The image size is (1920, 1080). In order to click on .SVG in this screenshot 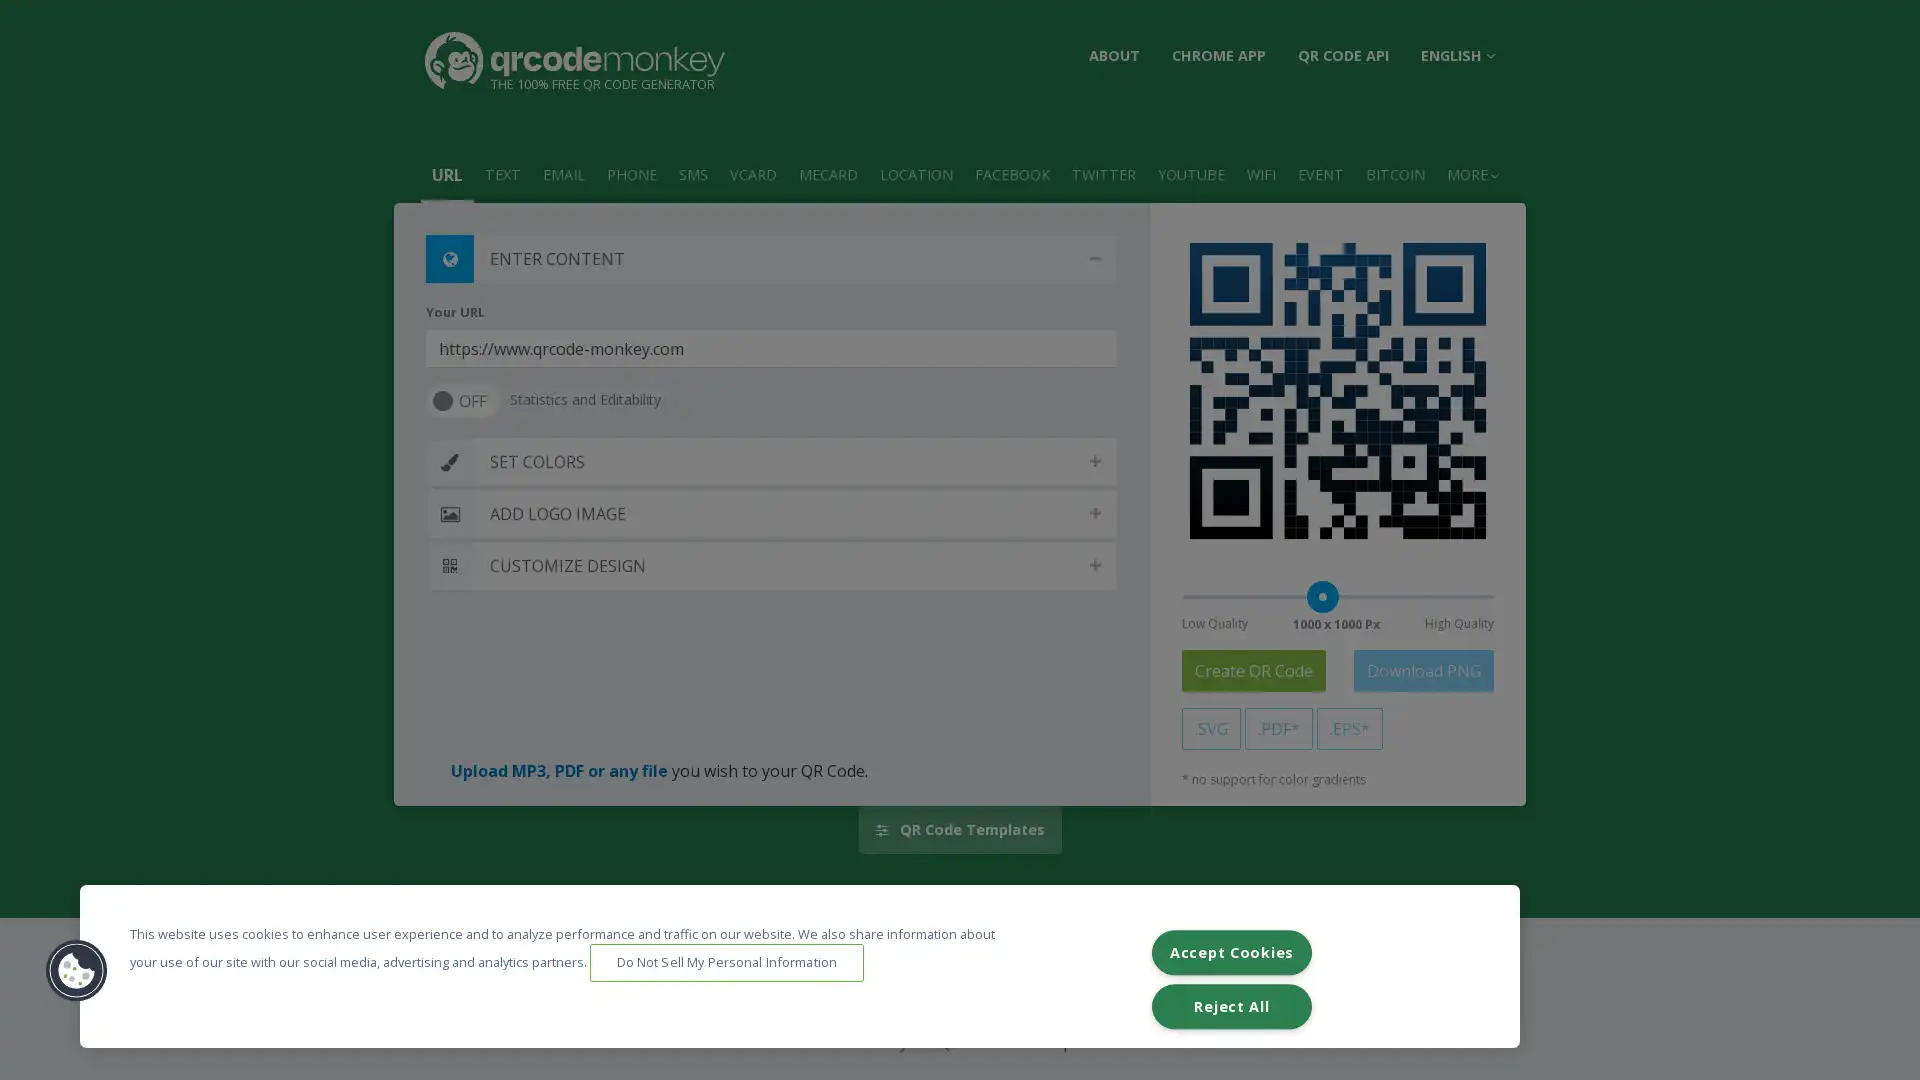, I will do `click(1209, 729)`.